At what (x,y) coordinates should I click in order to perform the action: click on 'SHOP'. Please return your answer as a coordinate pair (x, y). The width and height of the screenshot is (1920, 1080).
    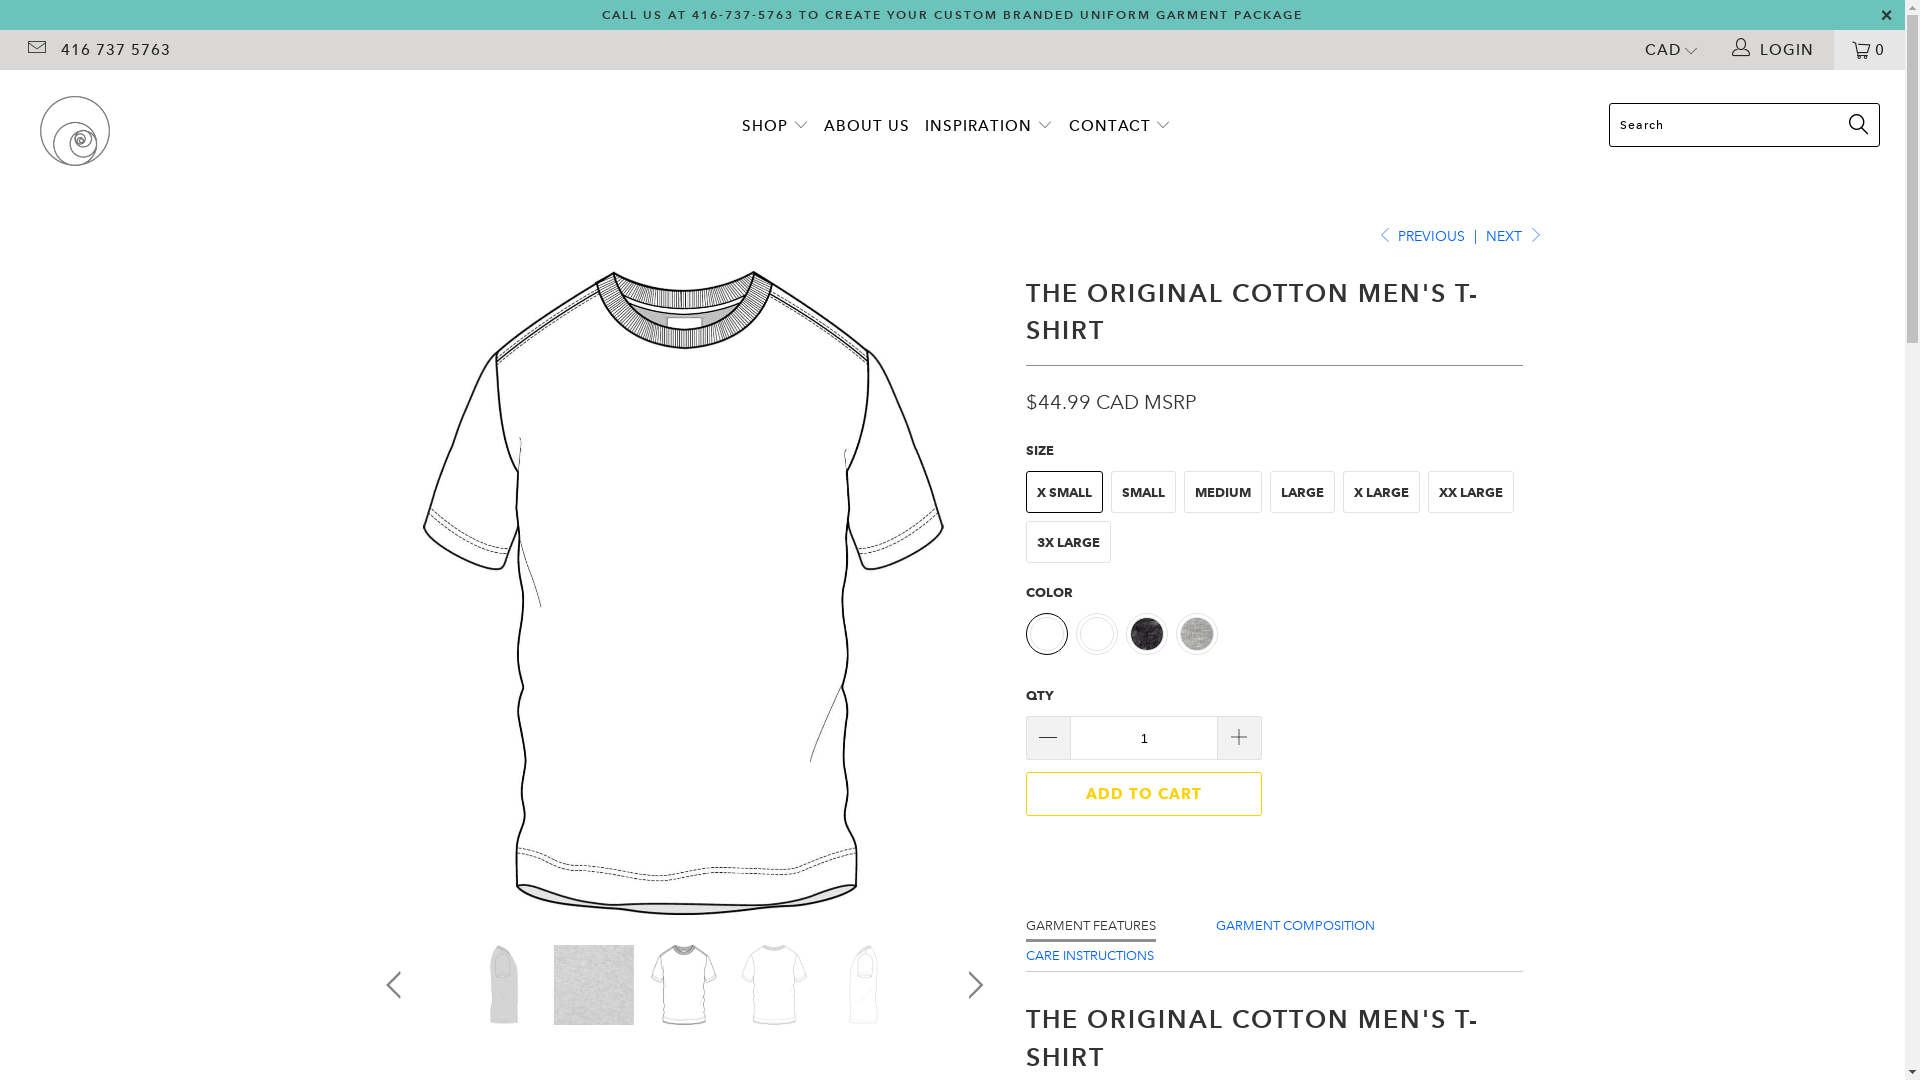
    Looking at the image, I should click on (774, 127).